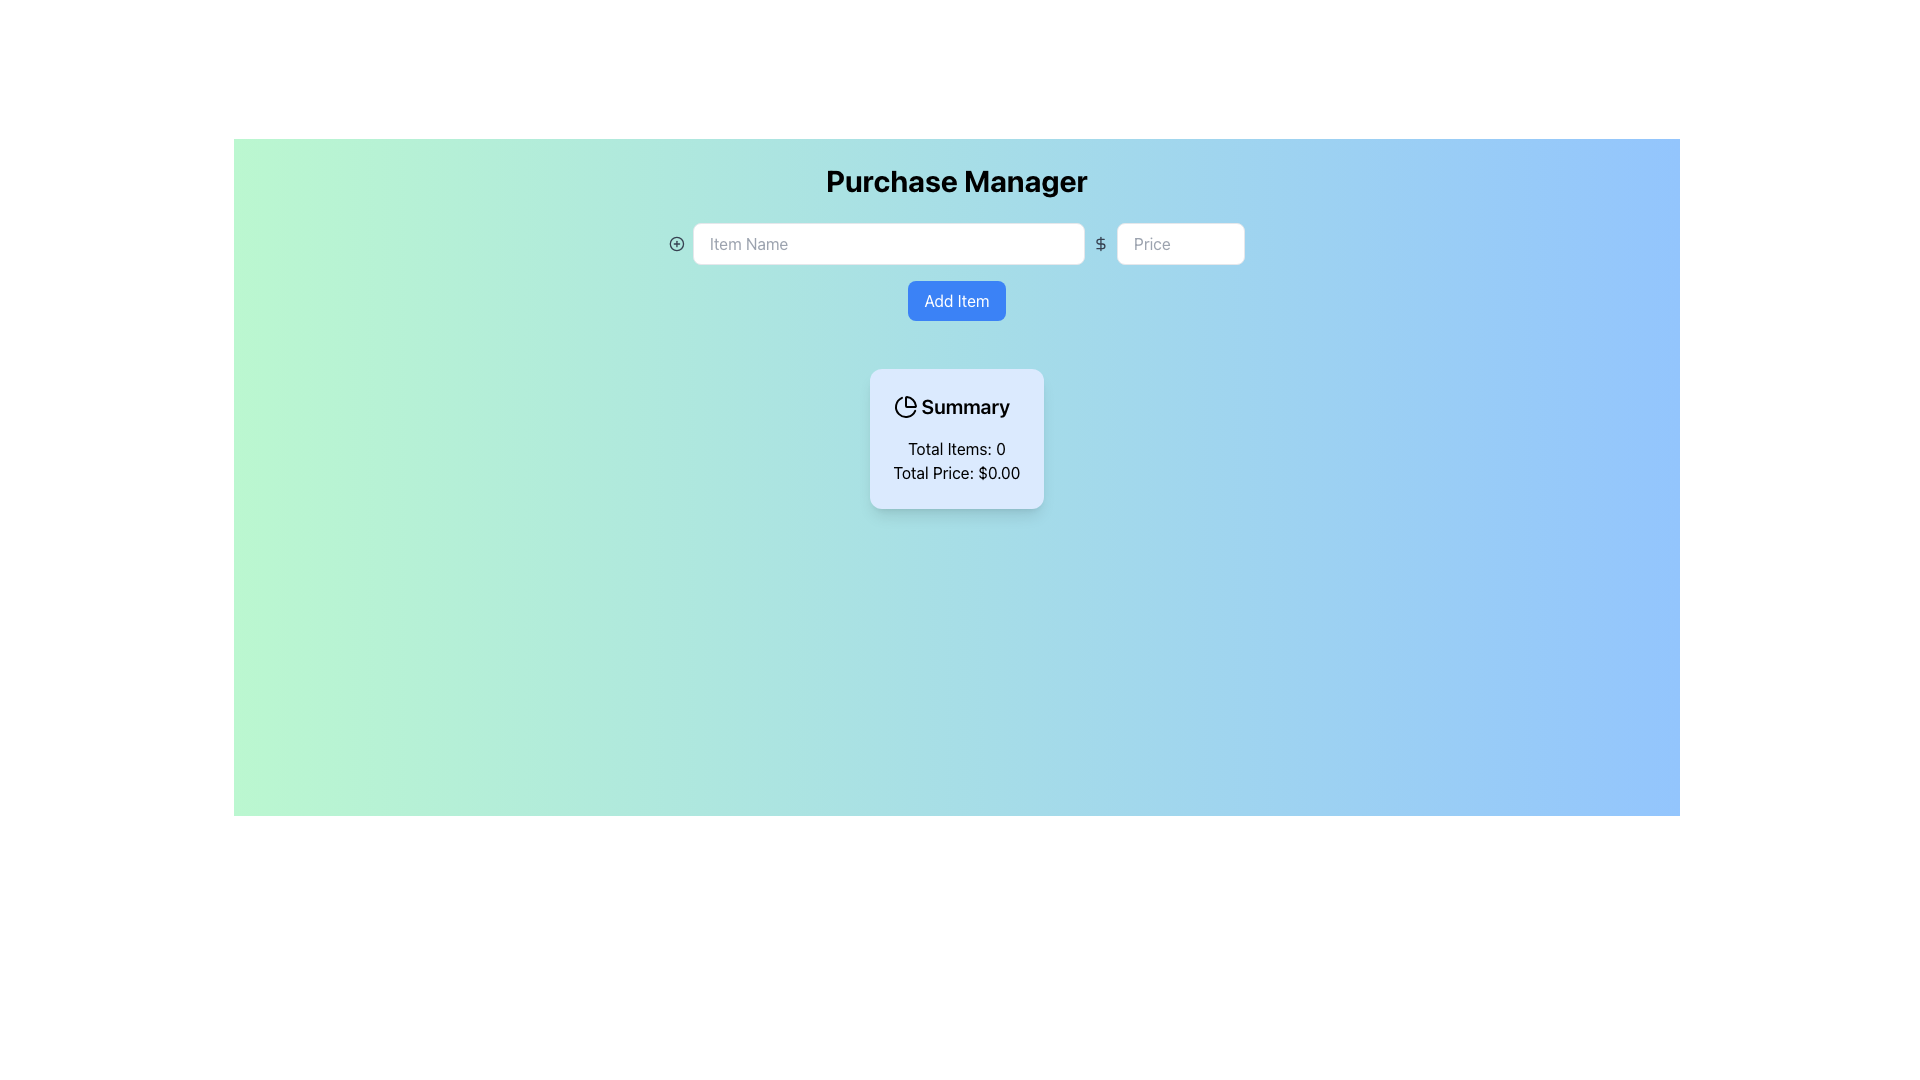 The height and width of the screenshot is (1080, 1920). What do you see at coordinates (904, 406) in the screenshot?
I see `the pie chart icon located in the centered panel labeled 'Summary', which is positioned immediately left of the text 'Summary'` at bounding box center [904, 406].